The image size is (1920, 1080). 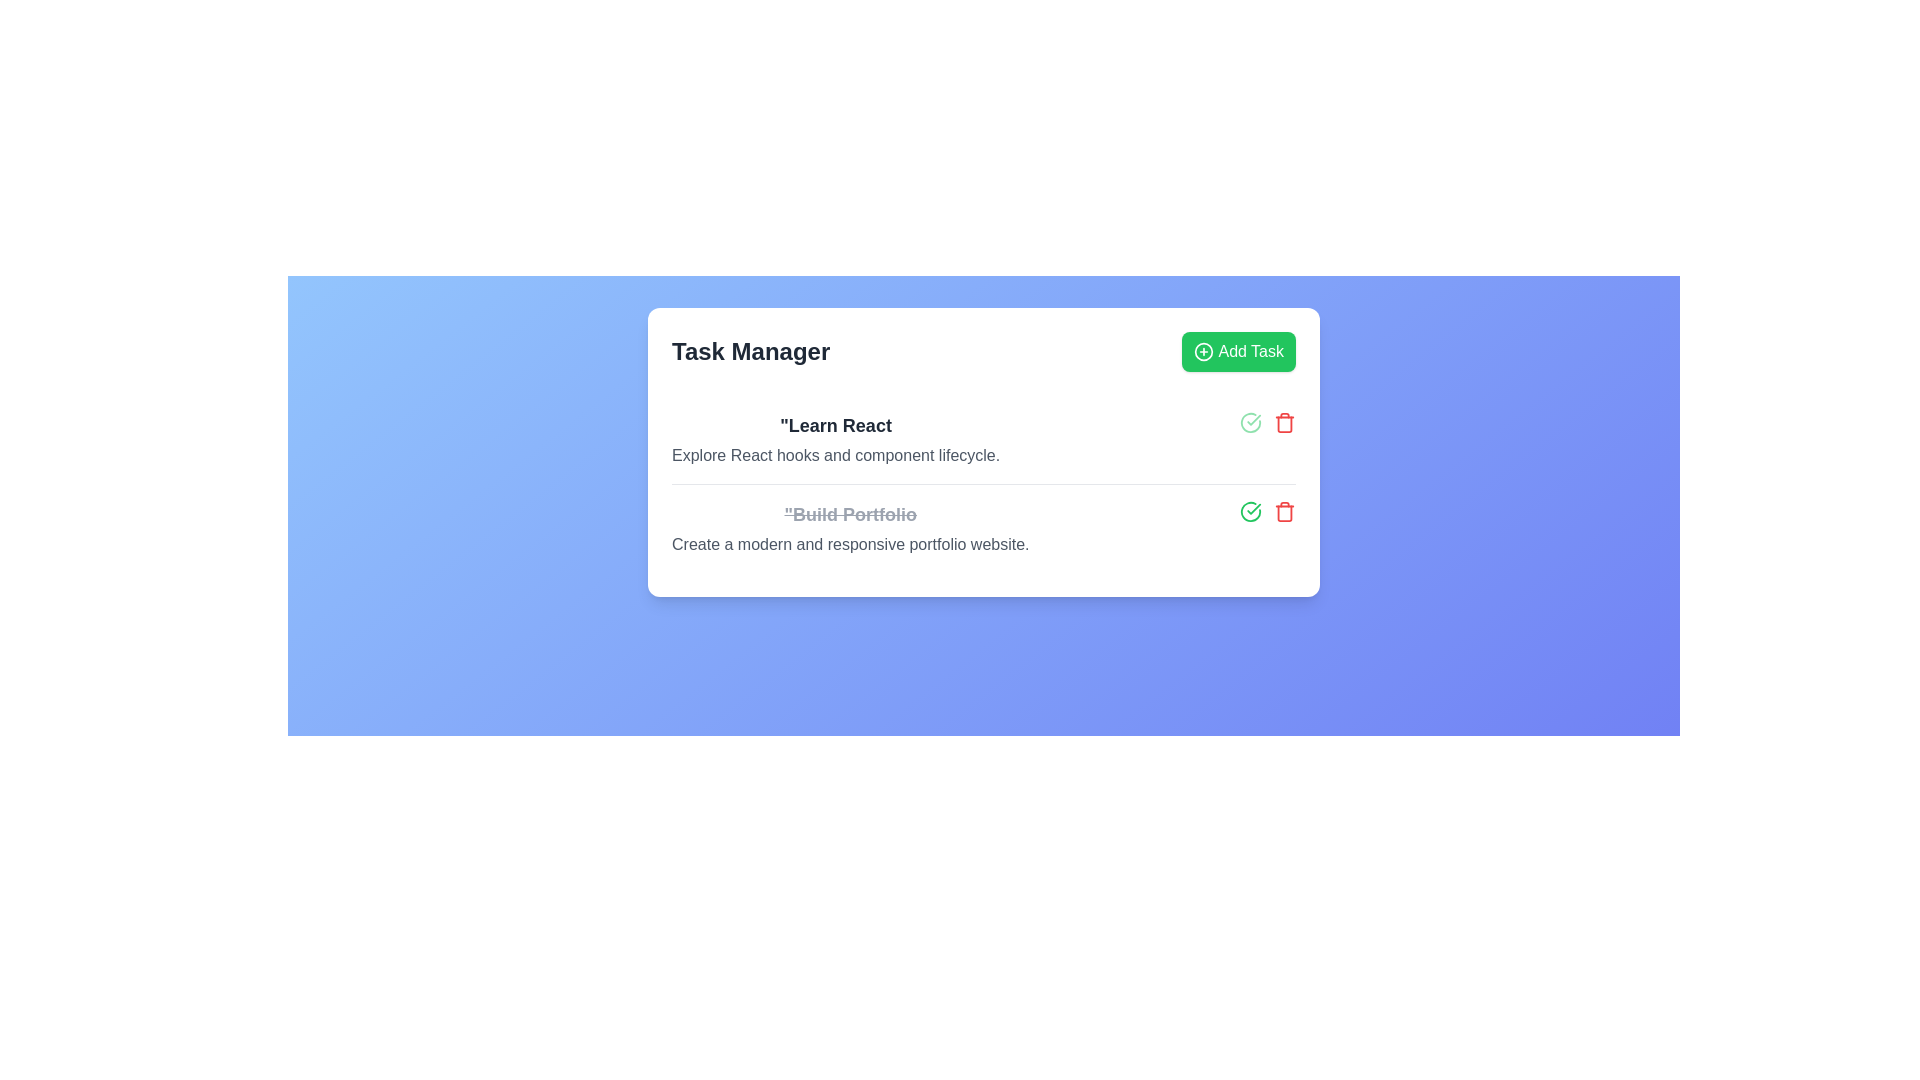 What do you see at coordinates (1238, 350) in the screenshot?
I see `the 'Add Task' button located in the top-right corner of the 'Task Manager' interface to observe the hover effect` at bounding box center [1238, 350].